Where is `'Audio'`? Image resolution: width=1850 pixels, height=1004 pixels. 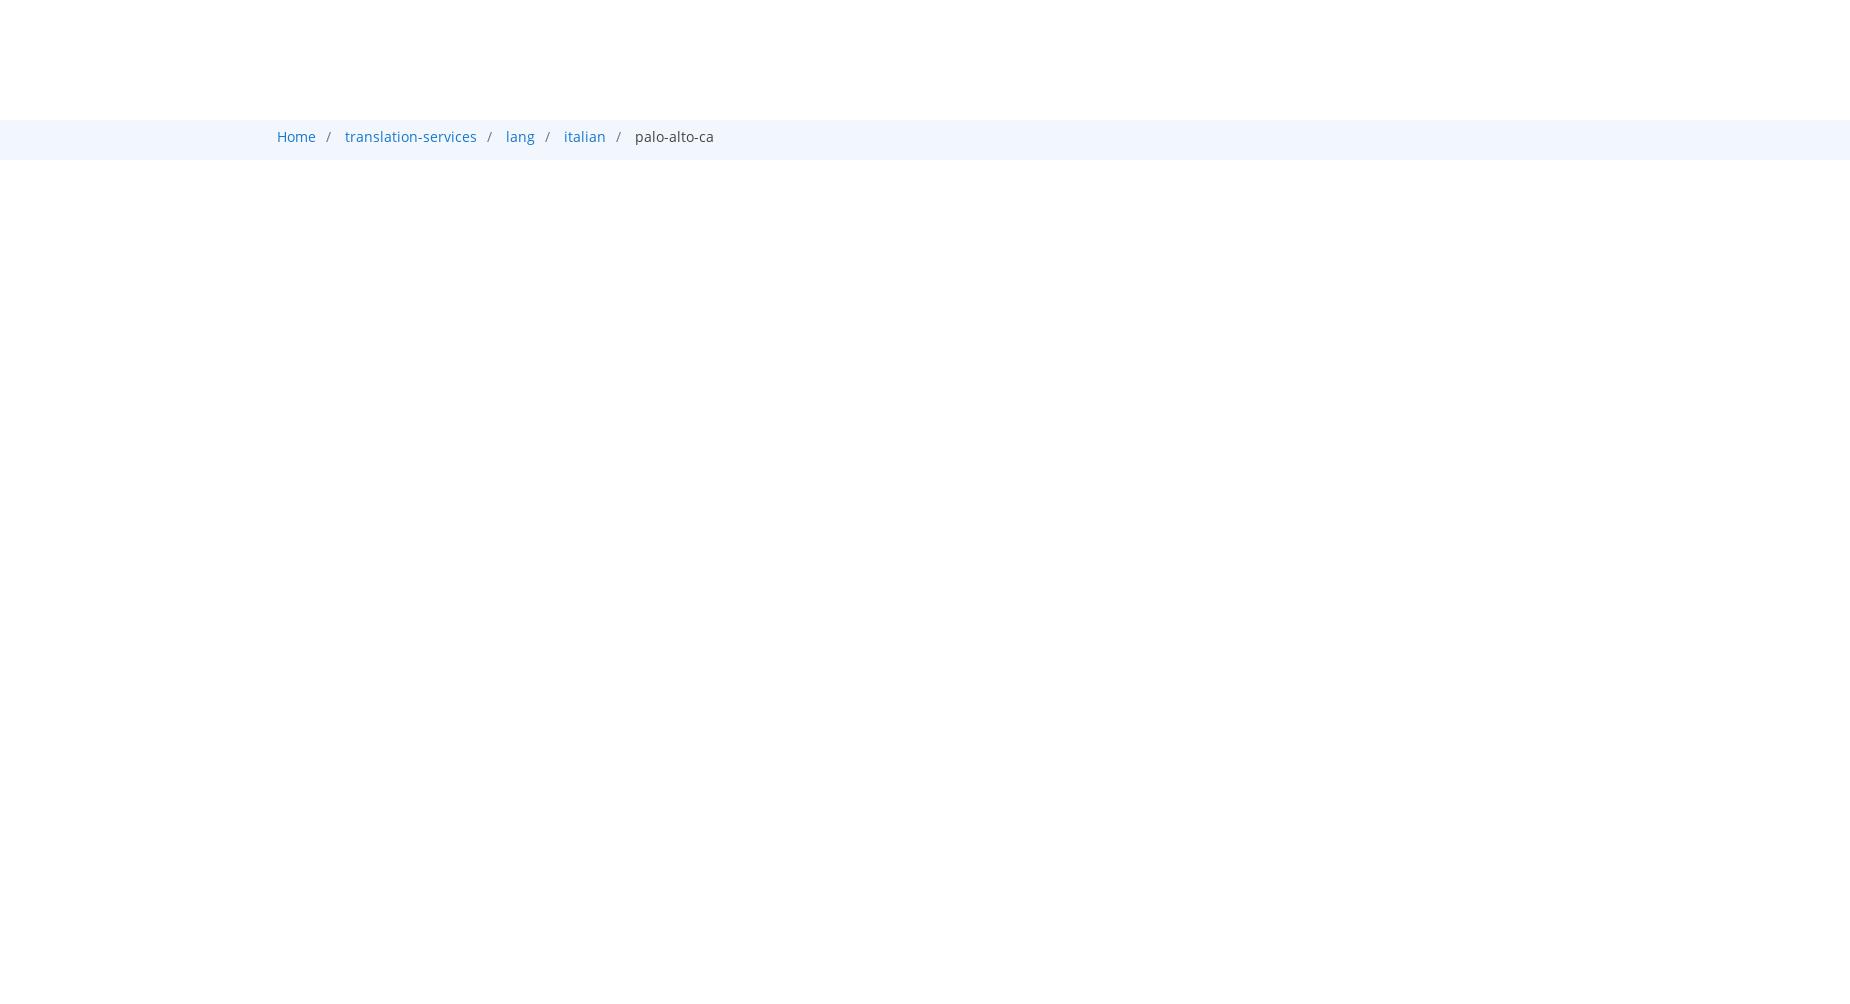 'Audio' is located at coordinates (1329, 175).